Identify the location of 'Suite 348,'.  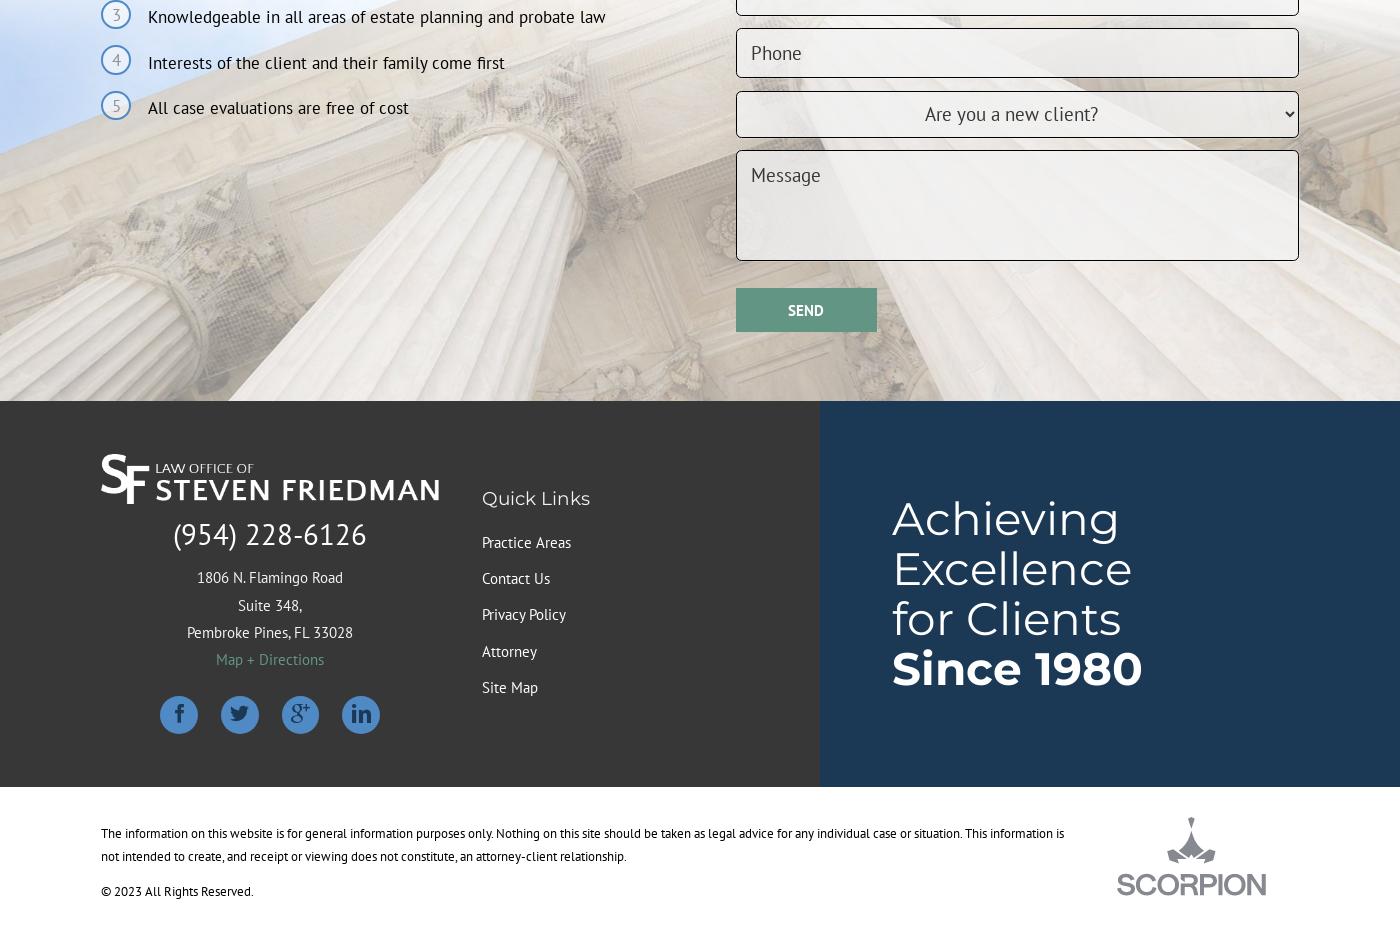
(270, 604).